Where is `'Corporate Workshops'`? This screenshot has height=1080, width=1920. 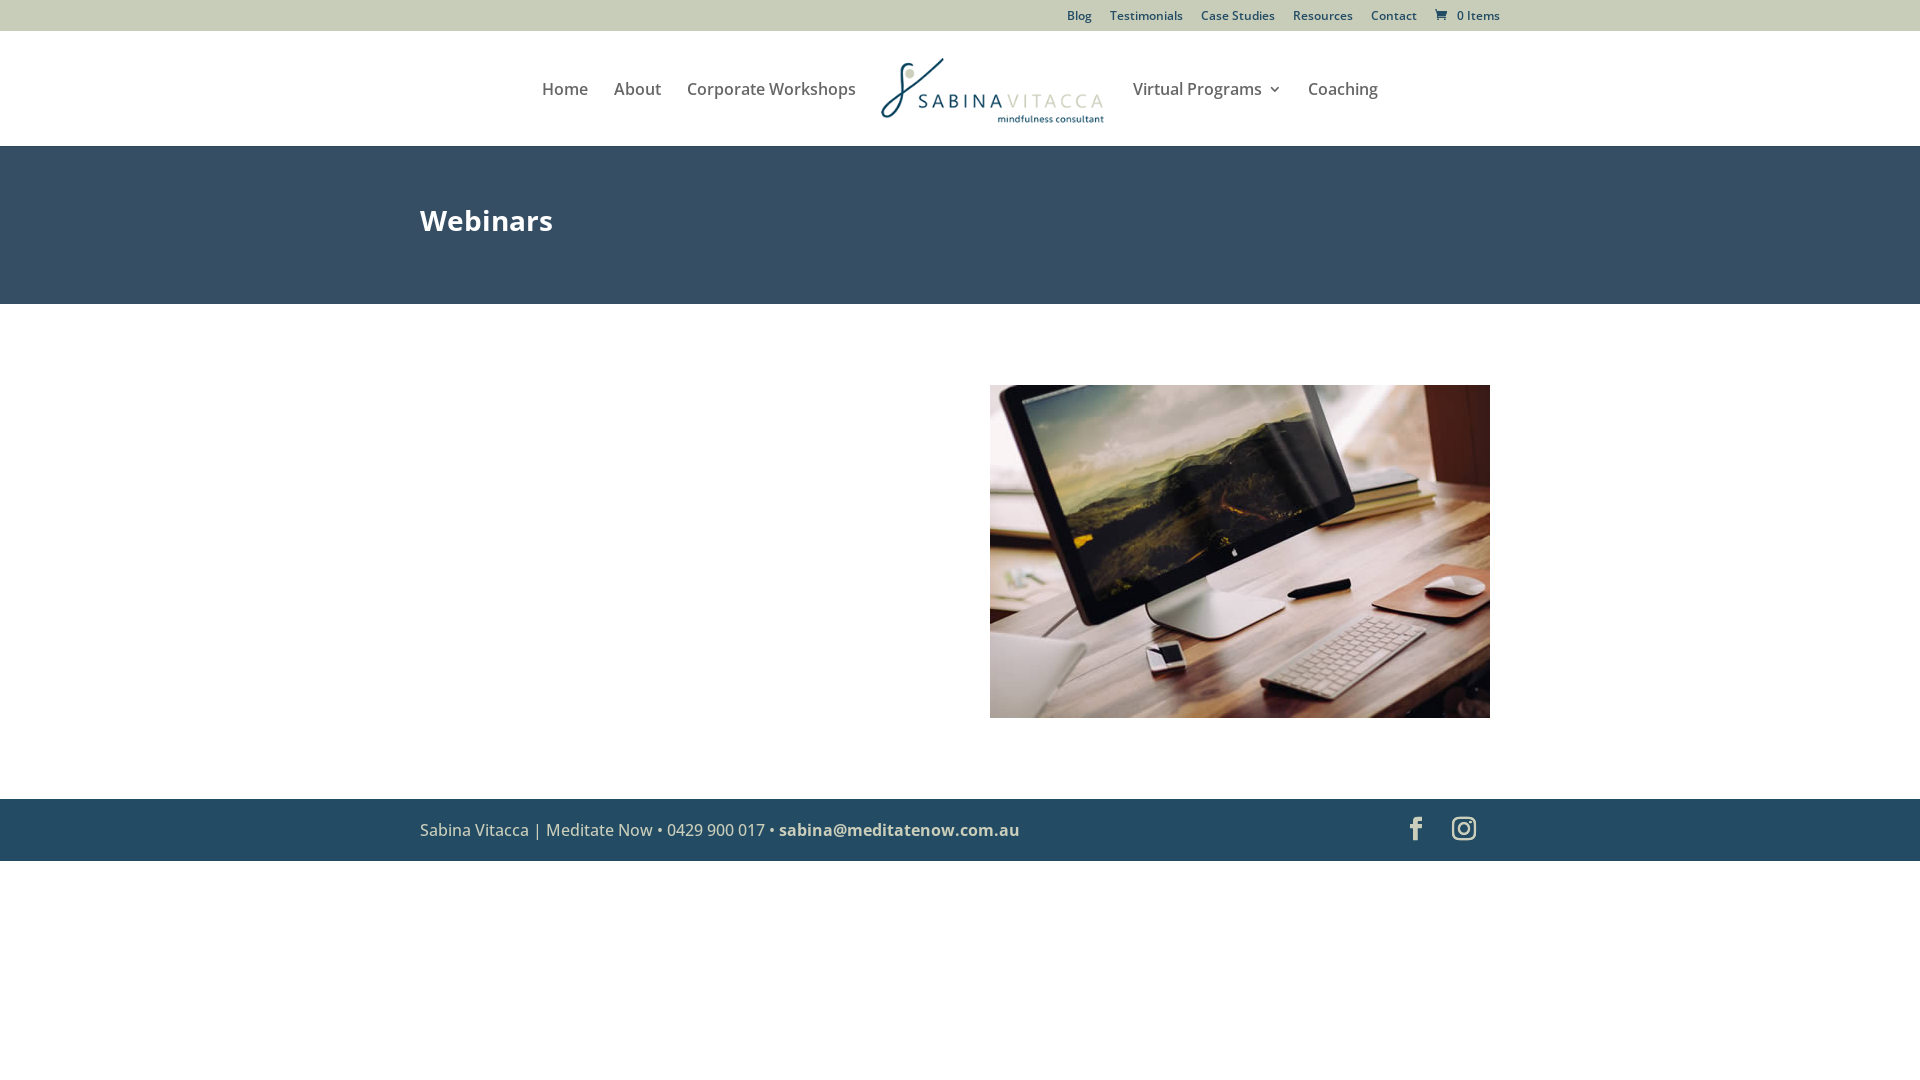
'Corporate Workshops' is located at coordinates (686, 114).